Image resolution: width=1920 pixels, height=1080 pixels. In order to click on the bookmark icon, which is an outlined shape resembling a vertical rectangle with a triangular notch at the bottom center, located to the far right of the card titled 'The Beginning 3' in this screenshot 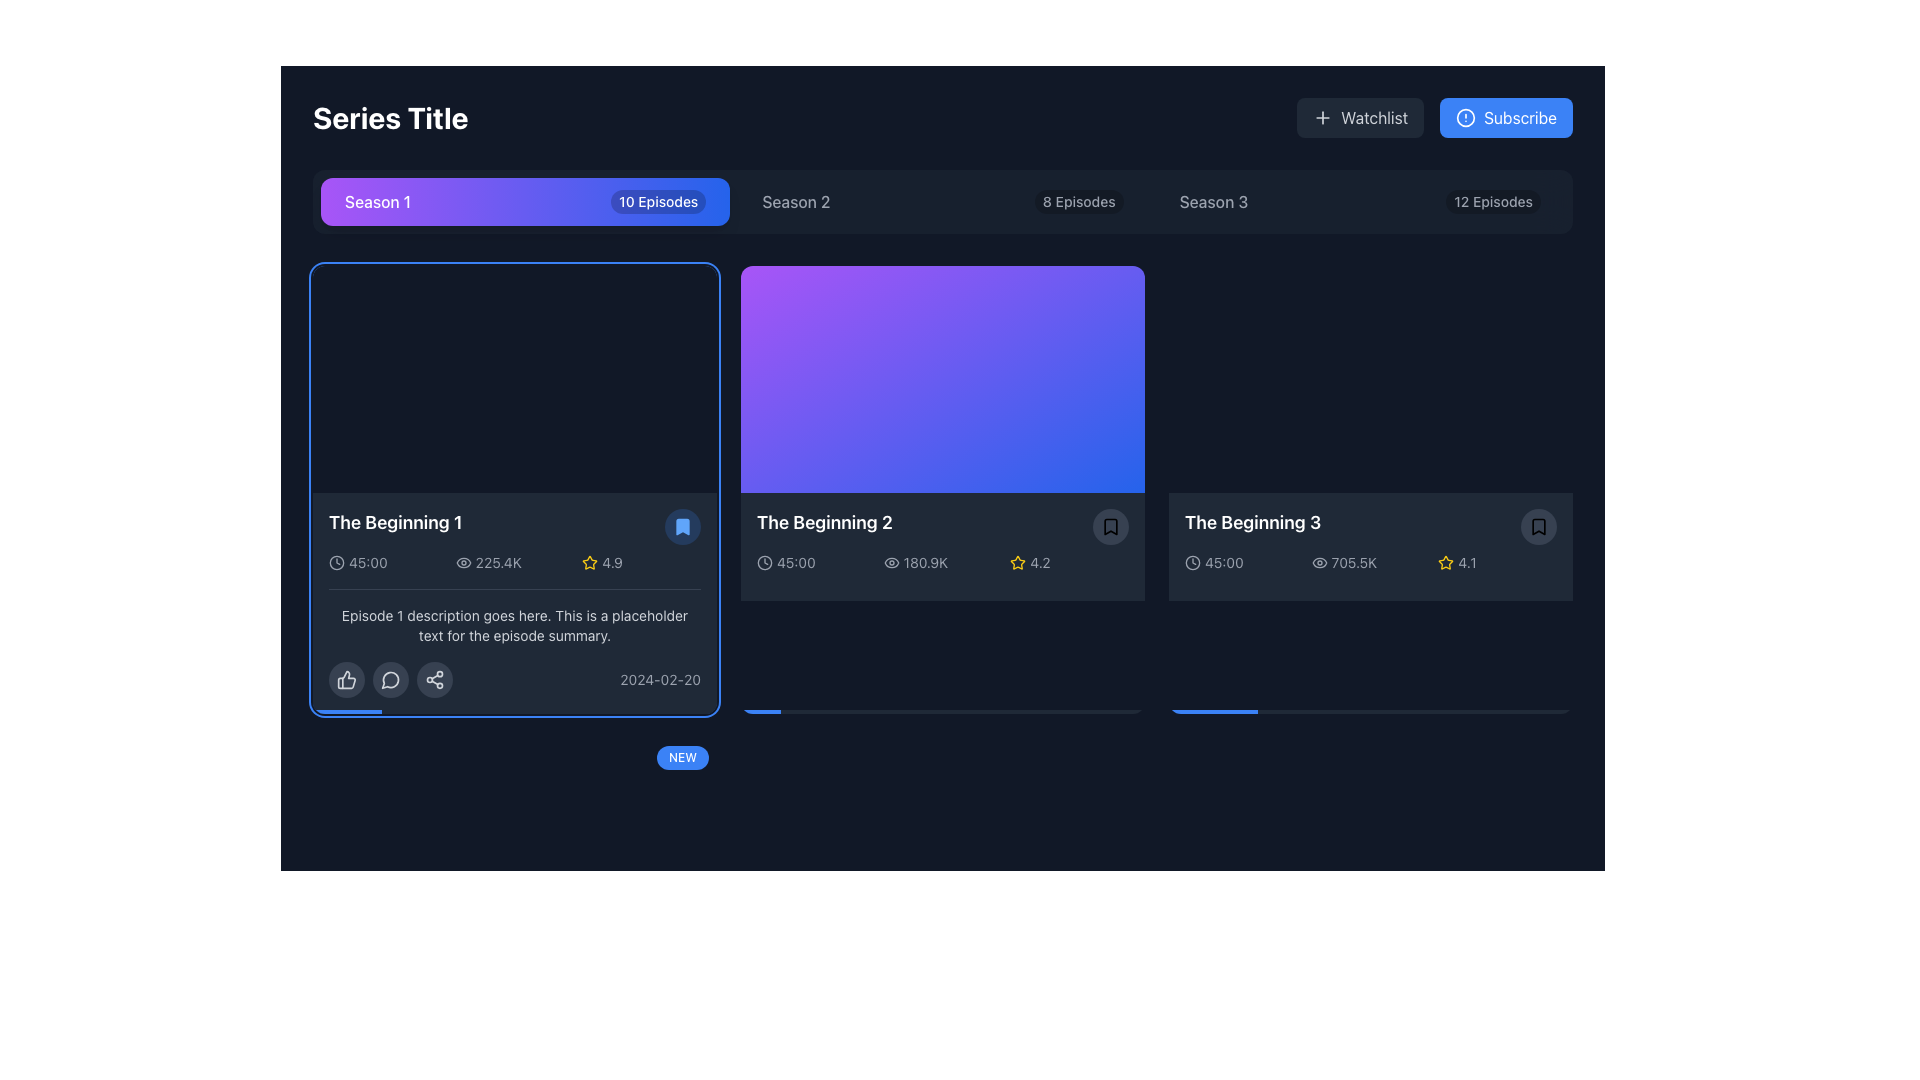, I will do `click(1538, 526)`.